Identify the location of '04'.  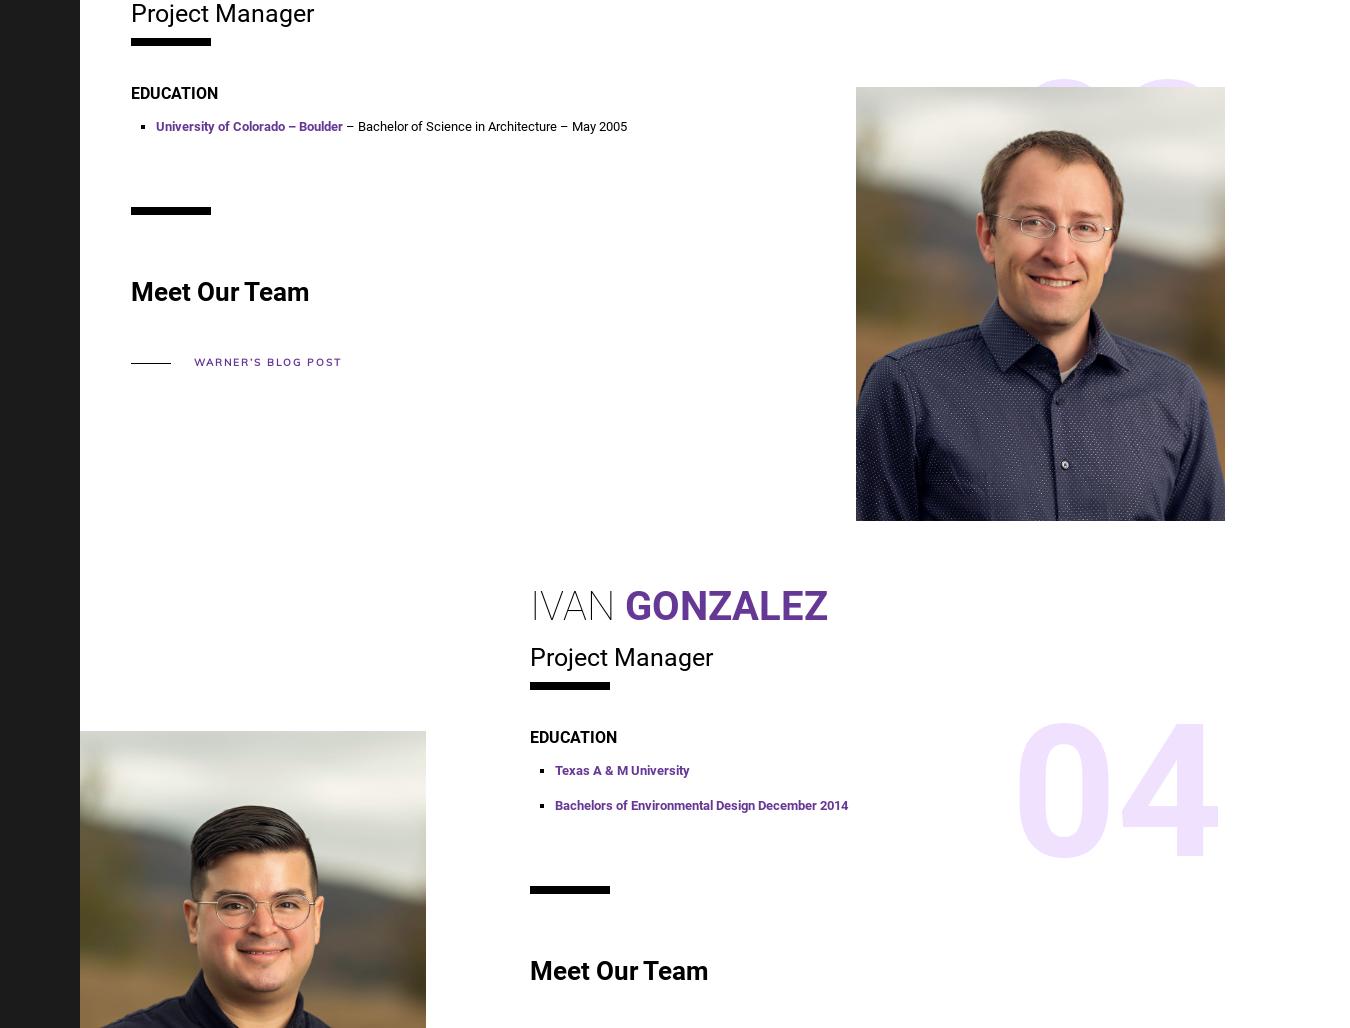
(1116, 791).